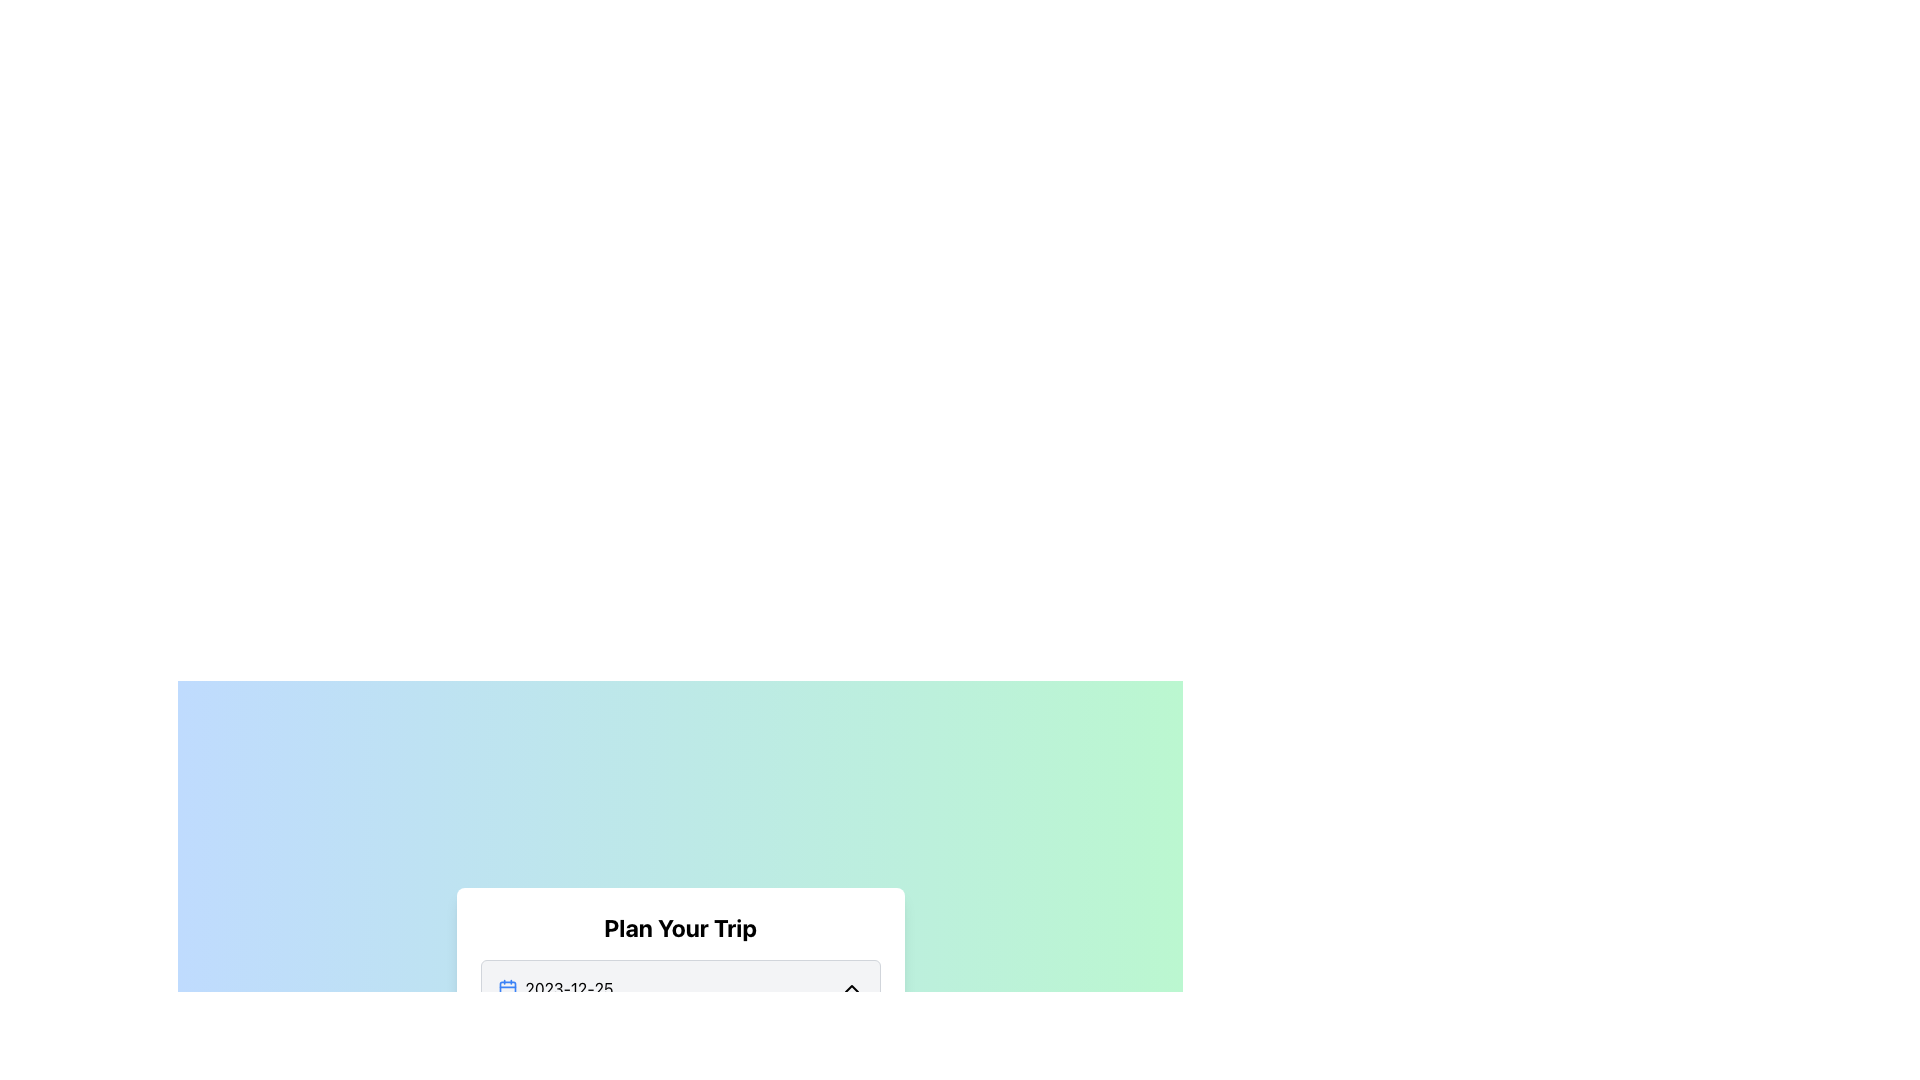 The height and width of the screenshot is (1080, 1920). I want to click on the chevron icon located at the right end of the horizontal layout containing the text '2023-12-25', so click(851, 987).